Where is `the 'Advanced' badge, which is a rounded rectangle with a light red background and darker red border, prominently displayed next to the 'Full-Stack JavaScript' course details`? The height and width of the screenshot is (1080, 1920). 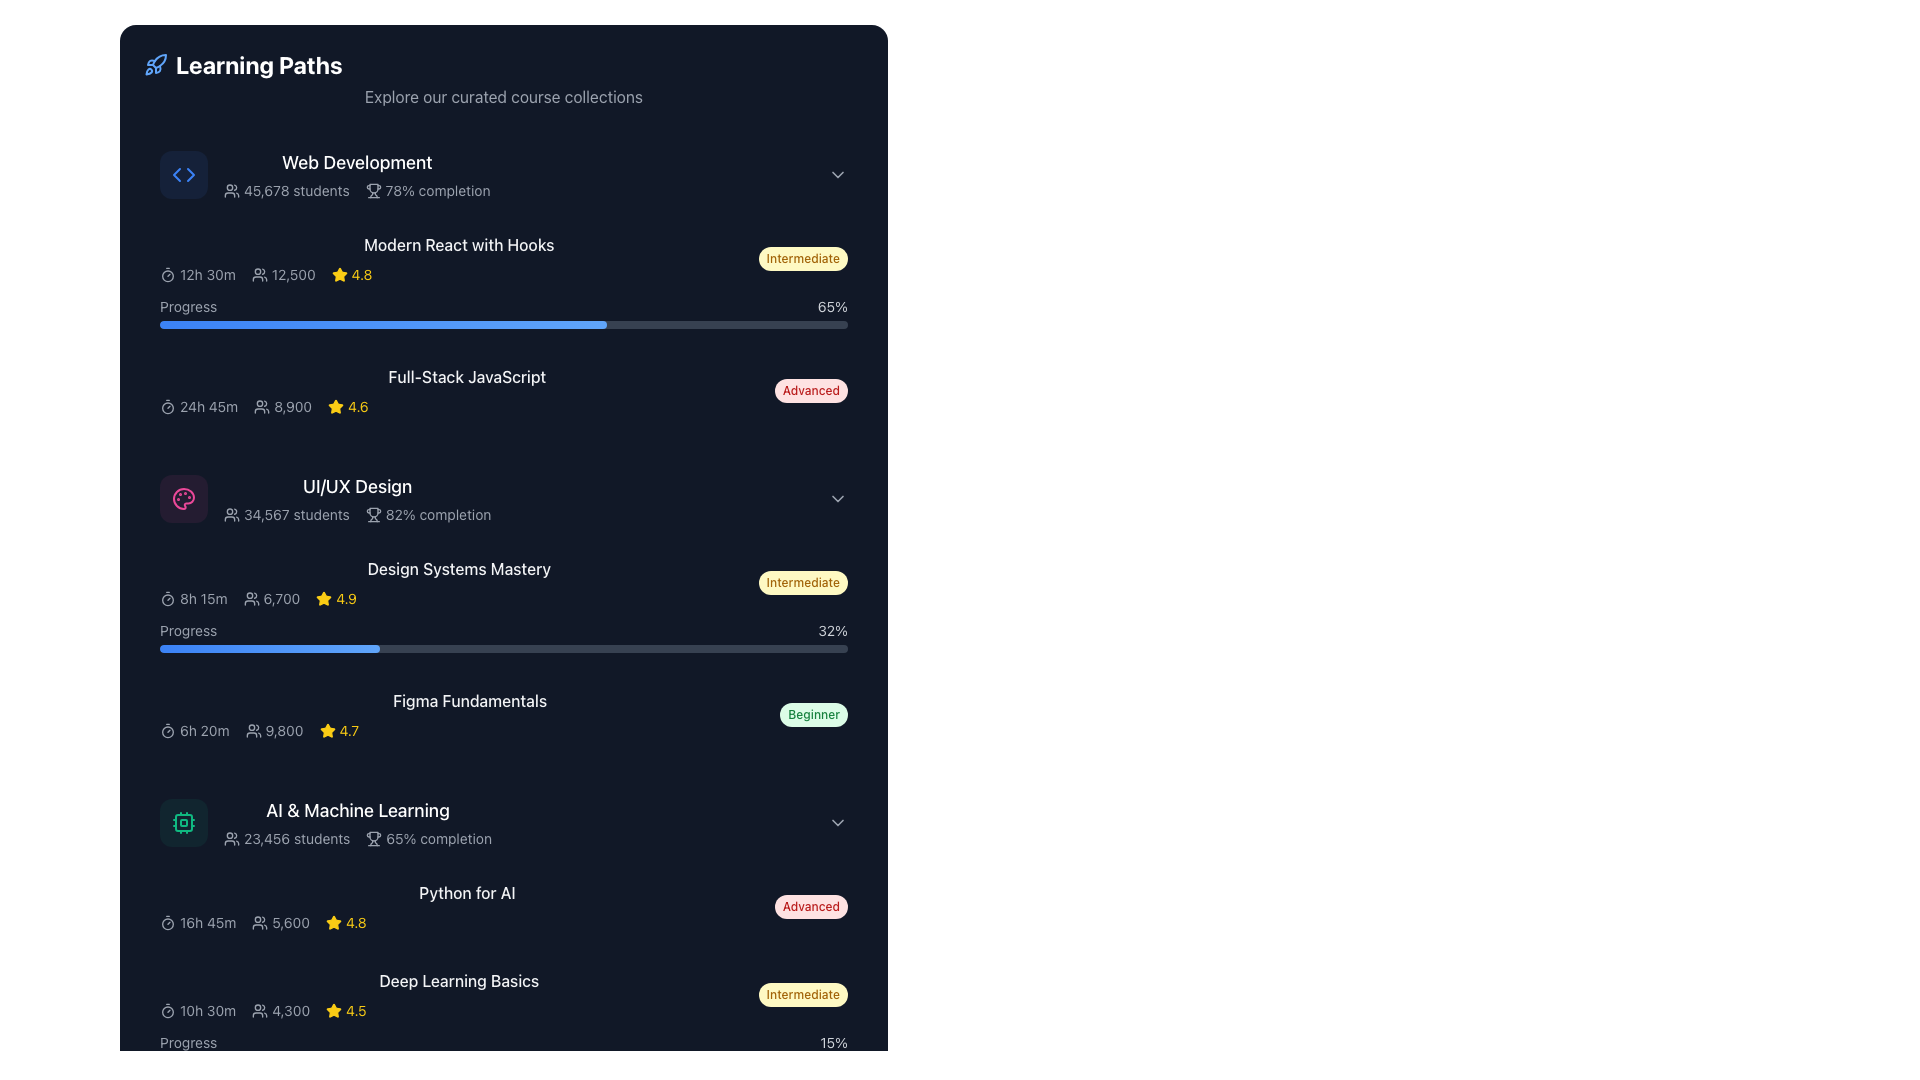
the 'Advanced' badge, which is a rounded rectangle with a light red background and darker red border, prominently displayed next to the 'Full-Stack JavaScript' course details is located at coordinates (811, 390).